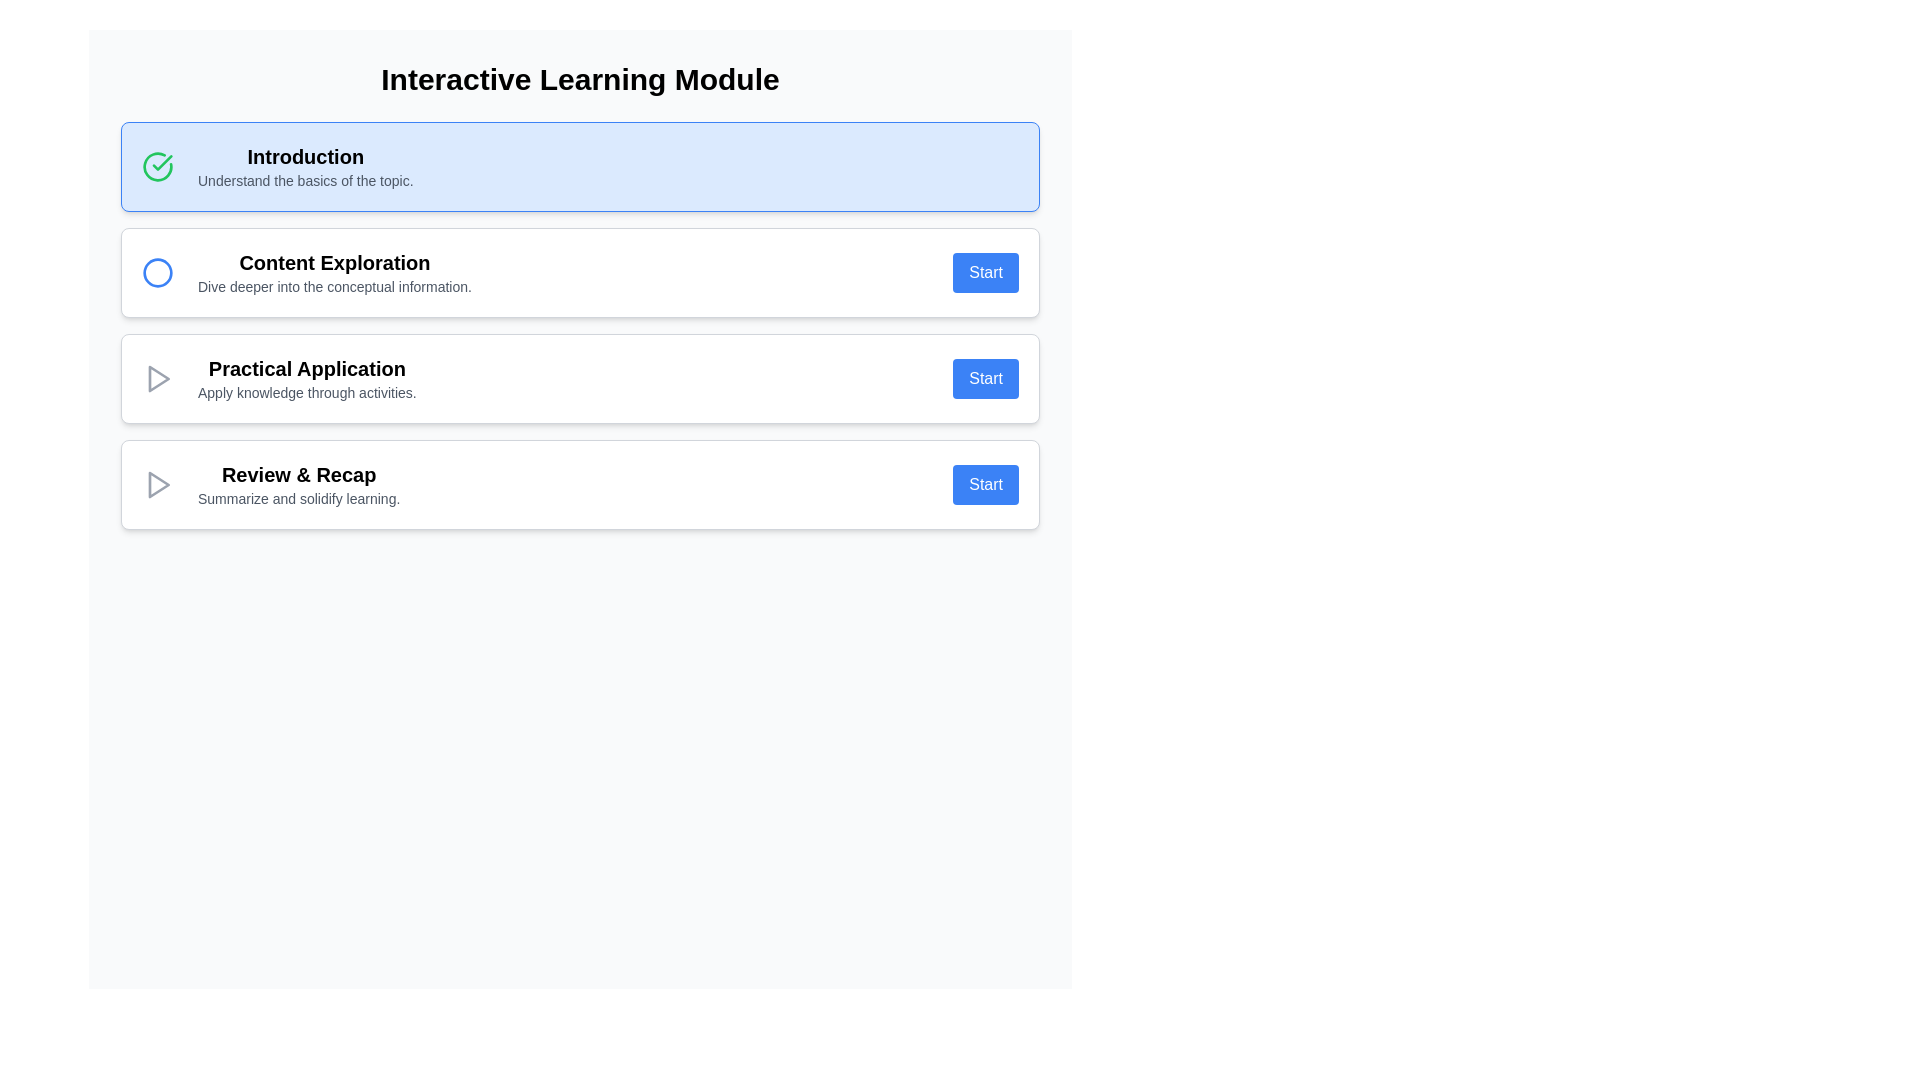 This screenshot has width=1920, height=1080. Describe the element at coordinates (157, 165) in the screenshot. I see `the circular green icon with a checkmark inside it, located in the upper-left corner of the 'Introduction' card labeled 'Introduction Understand the basics of the topic.'` at that location.